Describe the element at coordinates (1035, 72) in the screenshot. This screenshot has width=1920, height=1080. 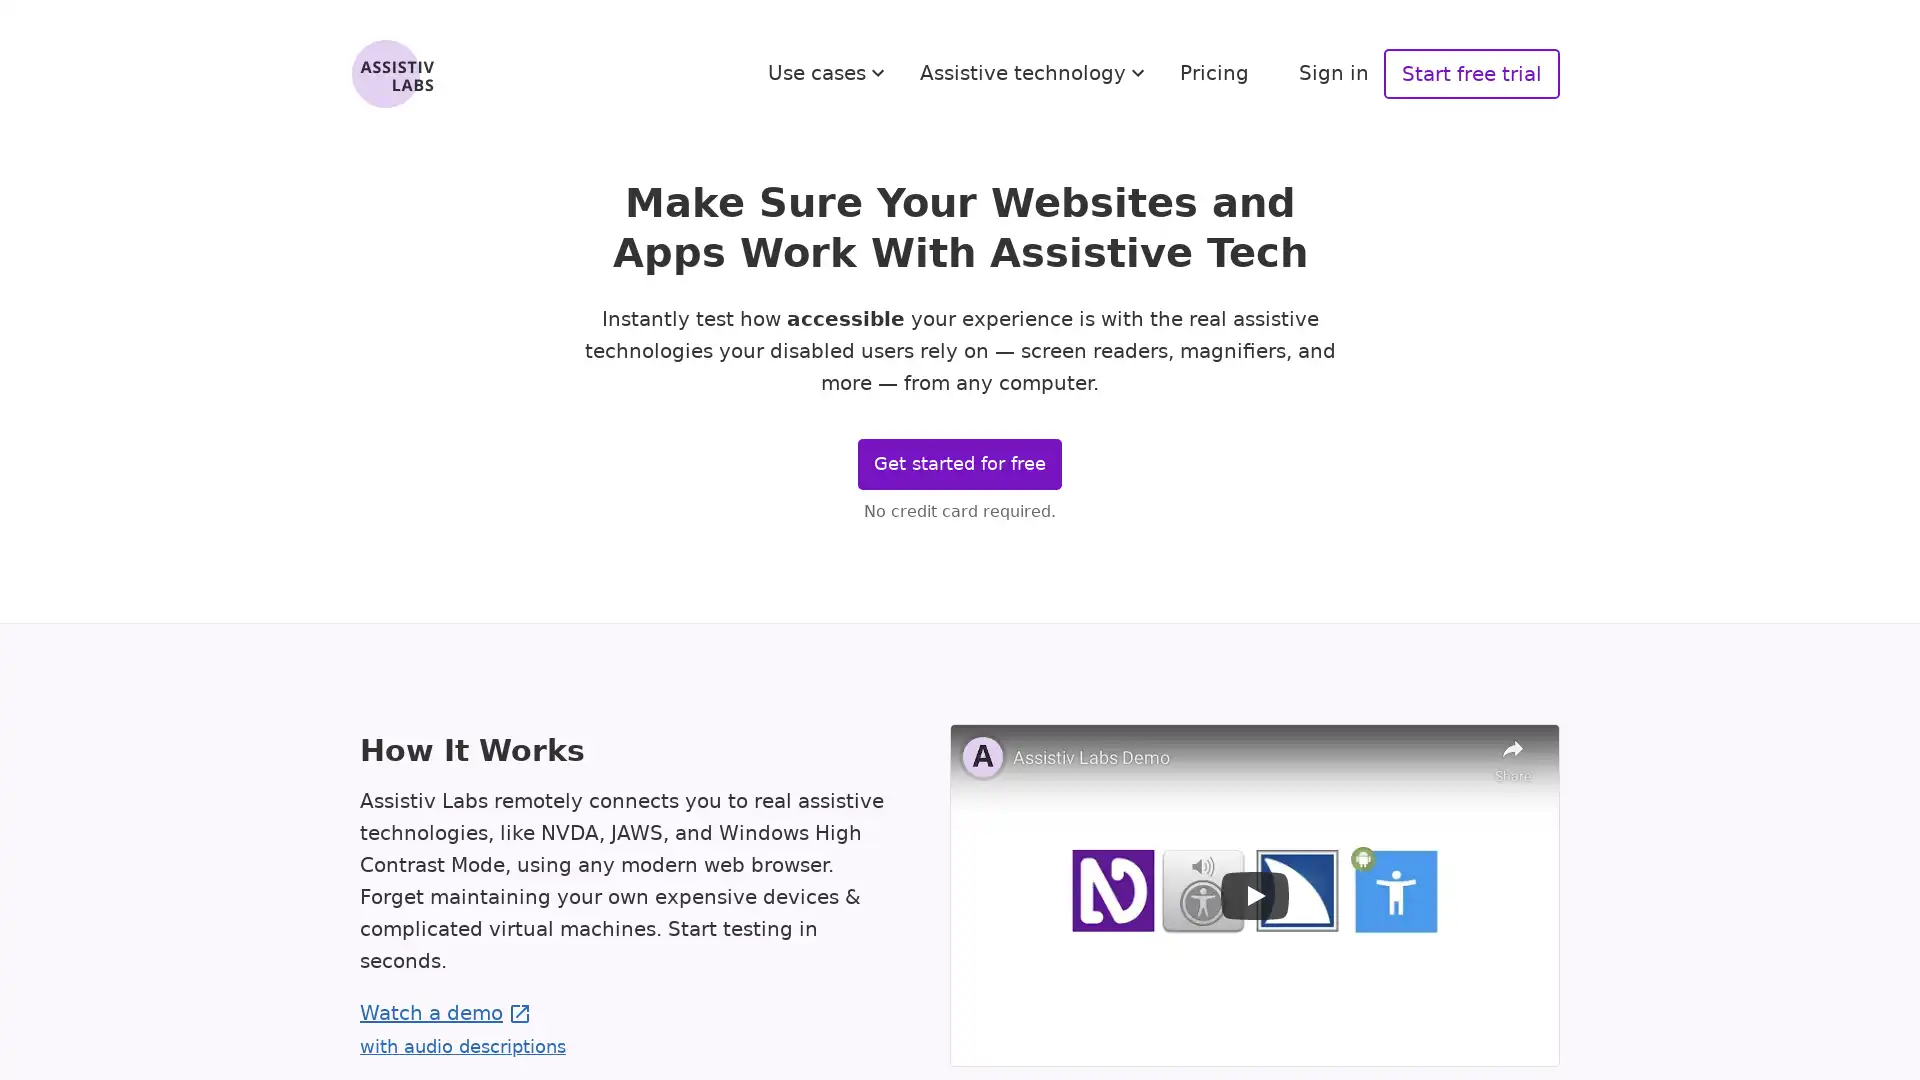
I see `Assistive technology` at that location.